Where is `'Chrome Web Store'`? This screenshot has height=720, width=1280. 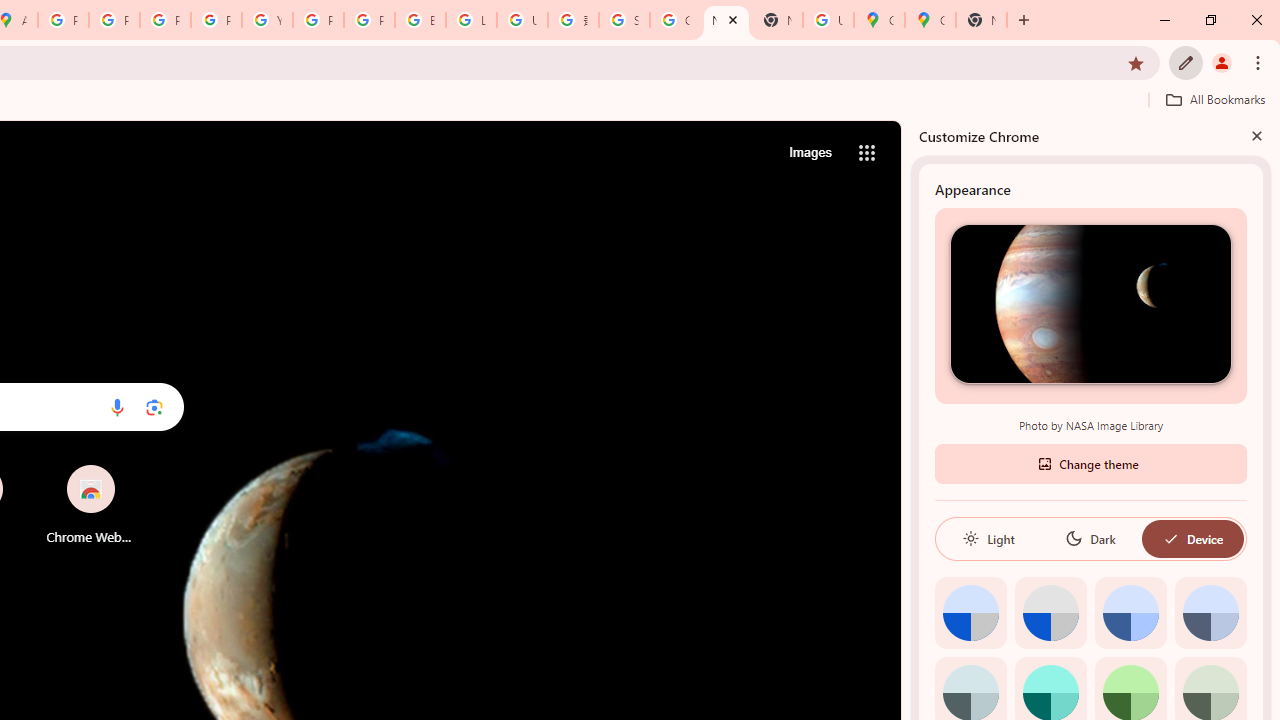
'Chrome Web Store' is located at coordinates (89, 504).